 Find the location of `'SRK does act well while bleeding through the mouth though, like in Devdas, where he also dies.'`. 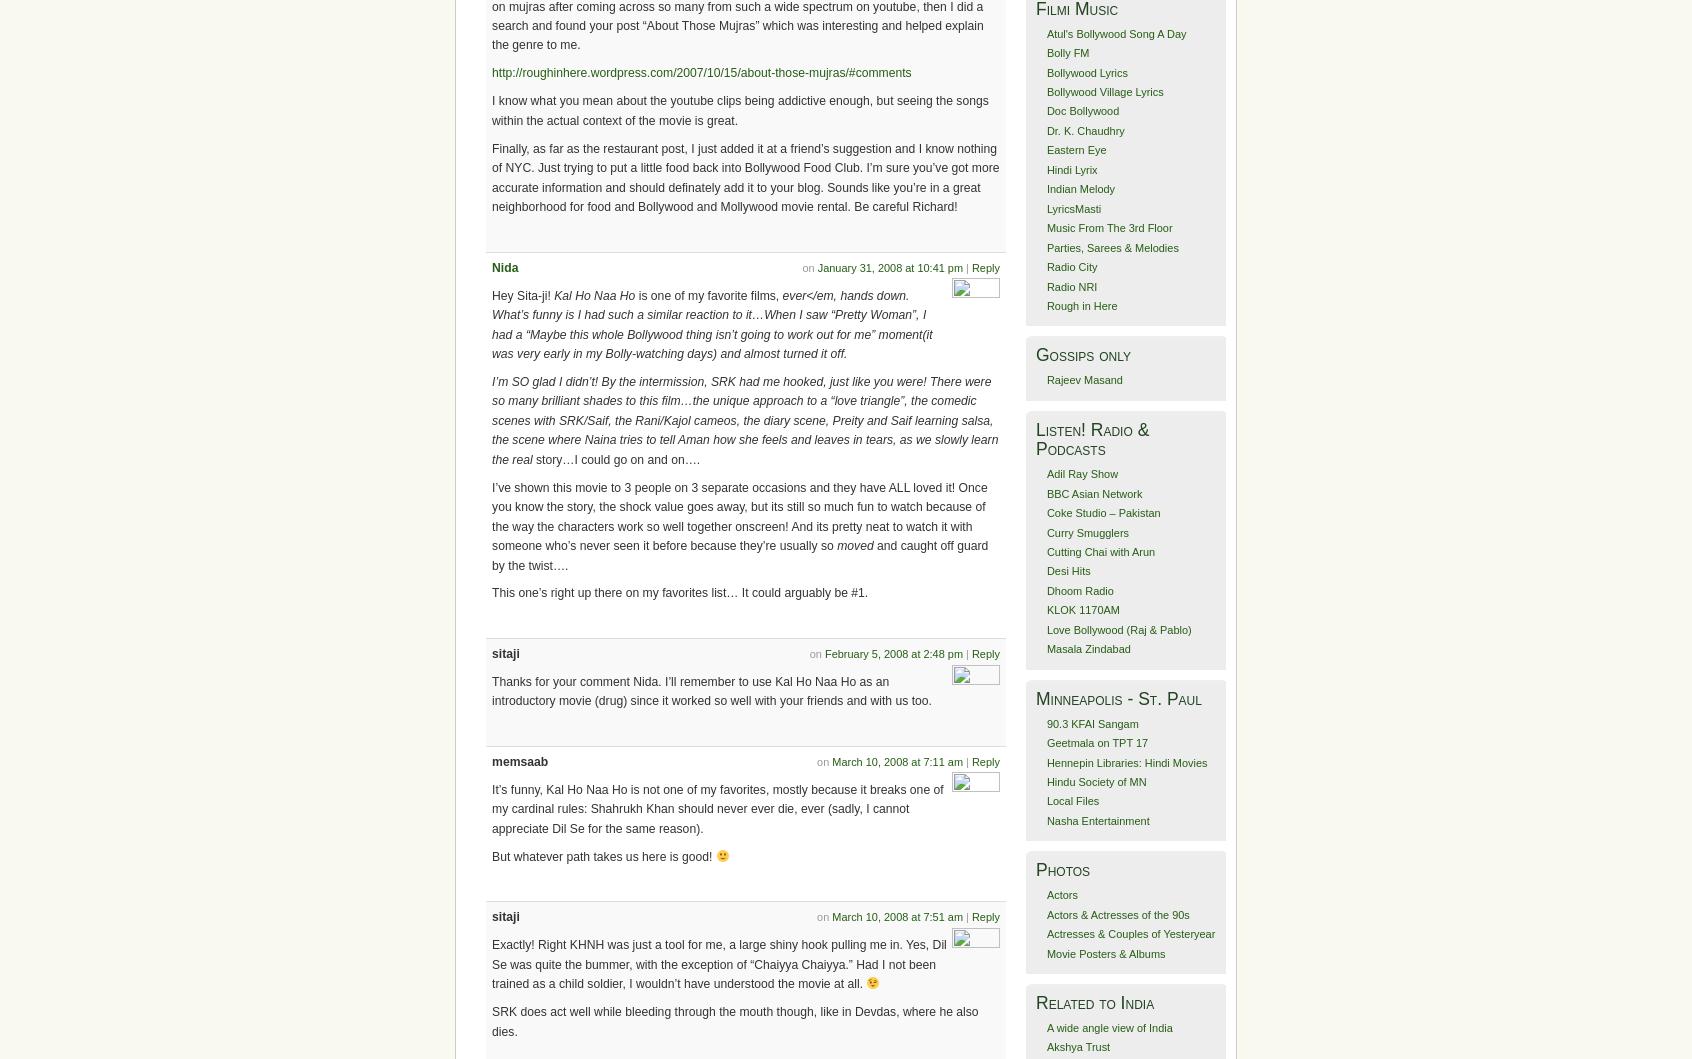

'SRK does act well while bleeding through the mouth though, like in Devdas, where he also dies.' is located at coordinates (734, 1020).